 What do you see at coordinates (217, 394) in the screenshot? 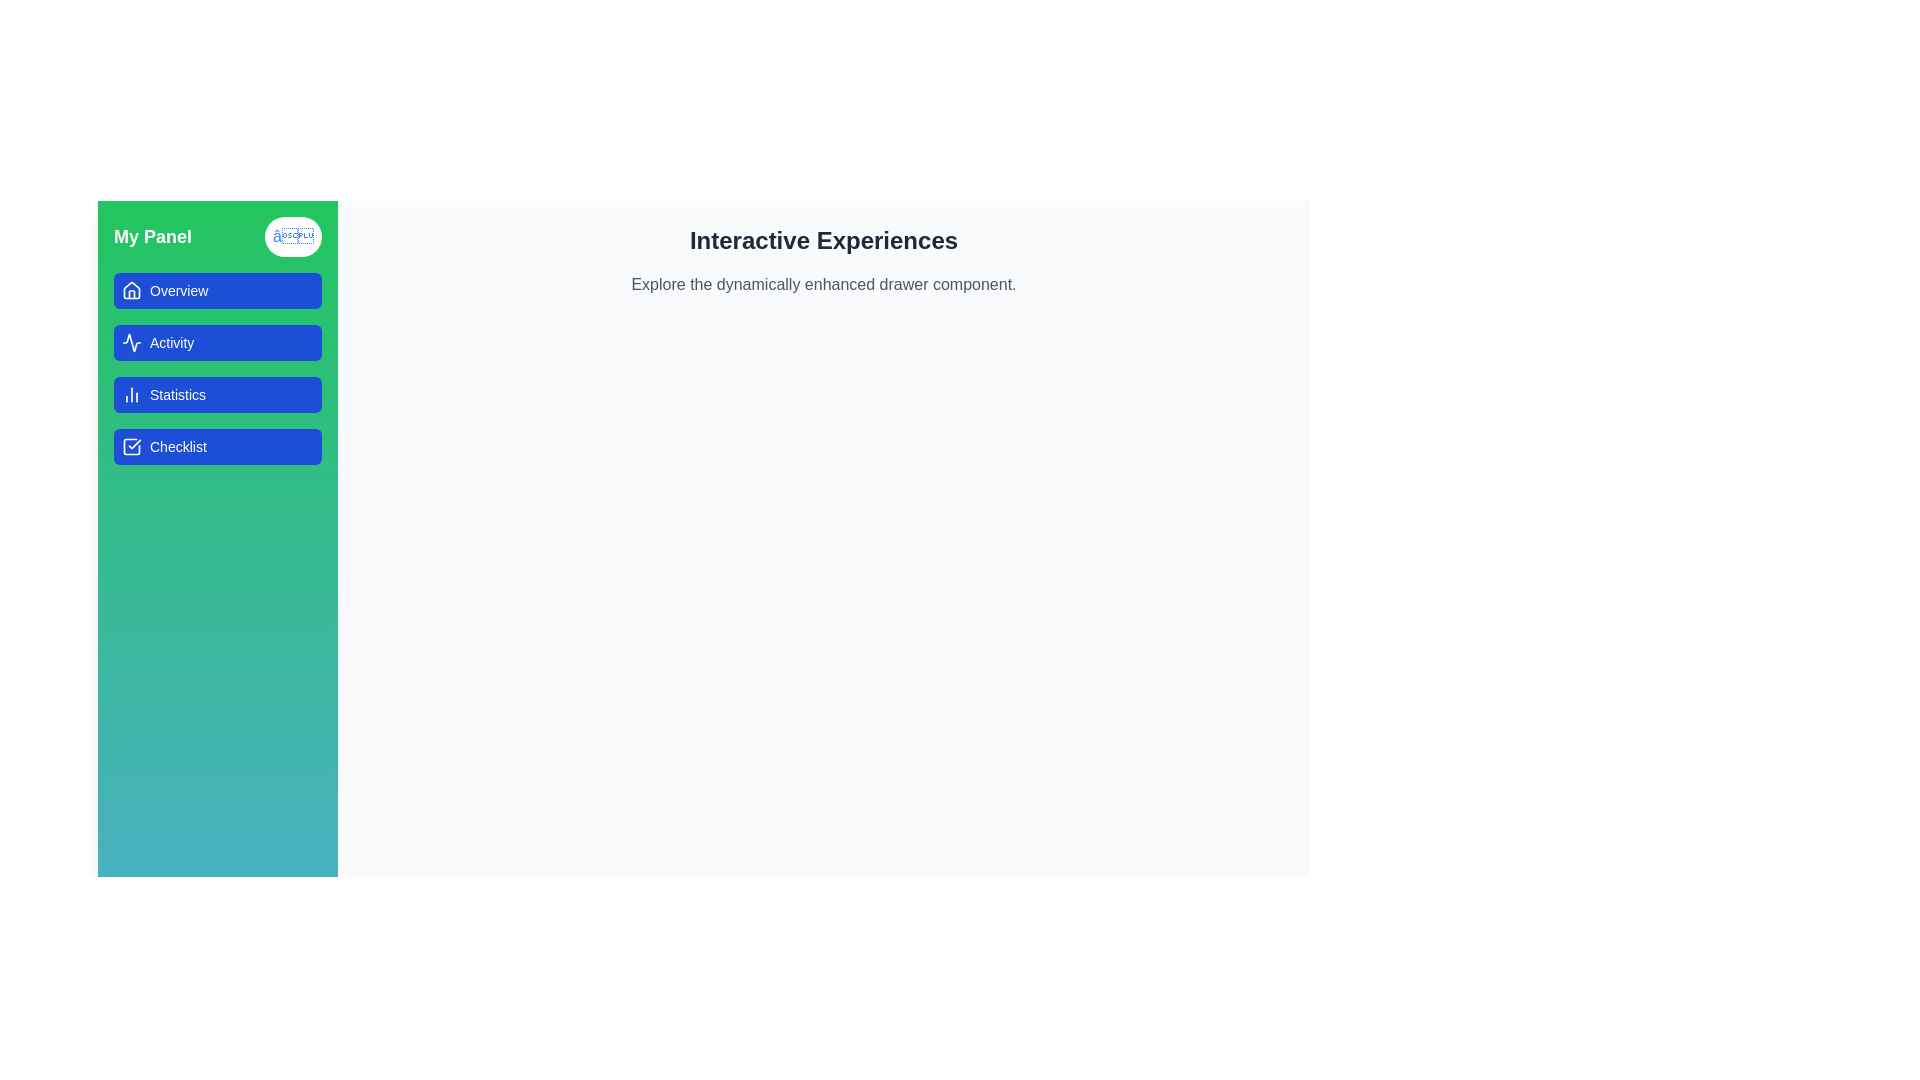
I see `the navigation button located centrally in the left panel, positioned between the 'Activity' button above and the 'Checklist' button below` at bounding box center [217, 394].